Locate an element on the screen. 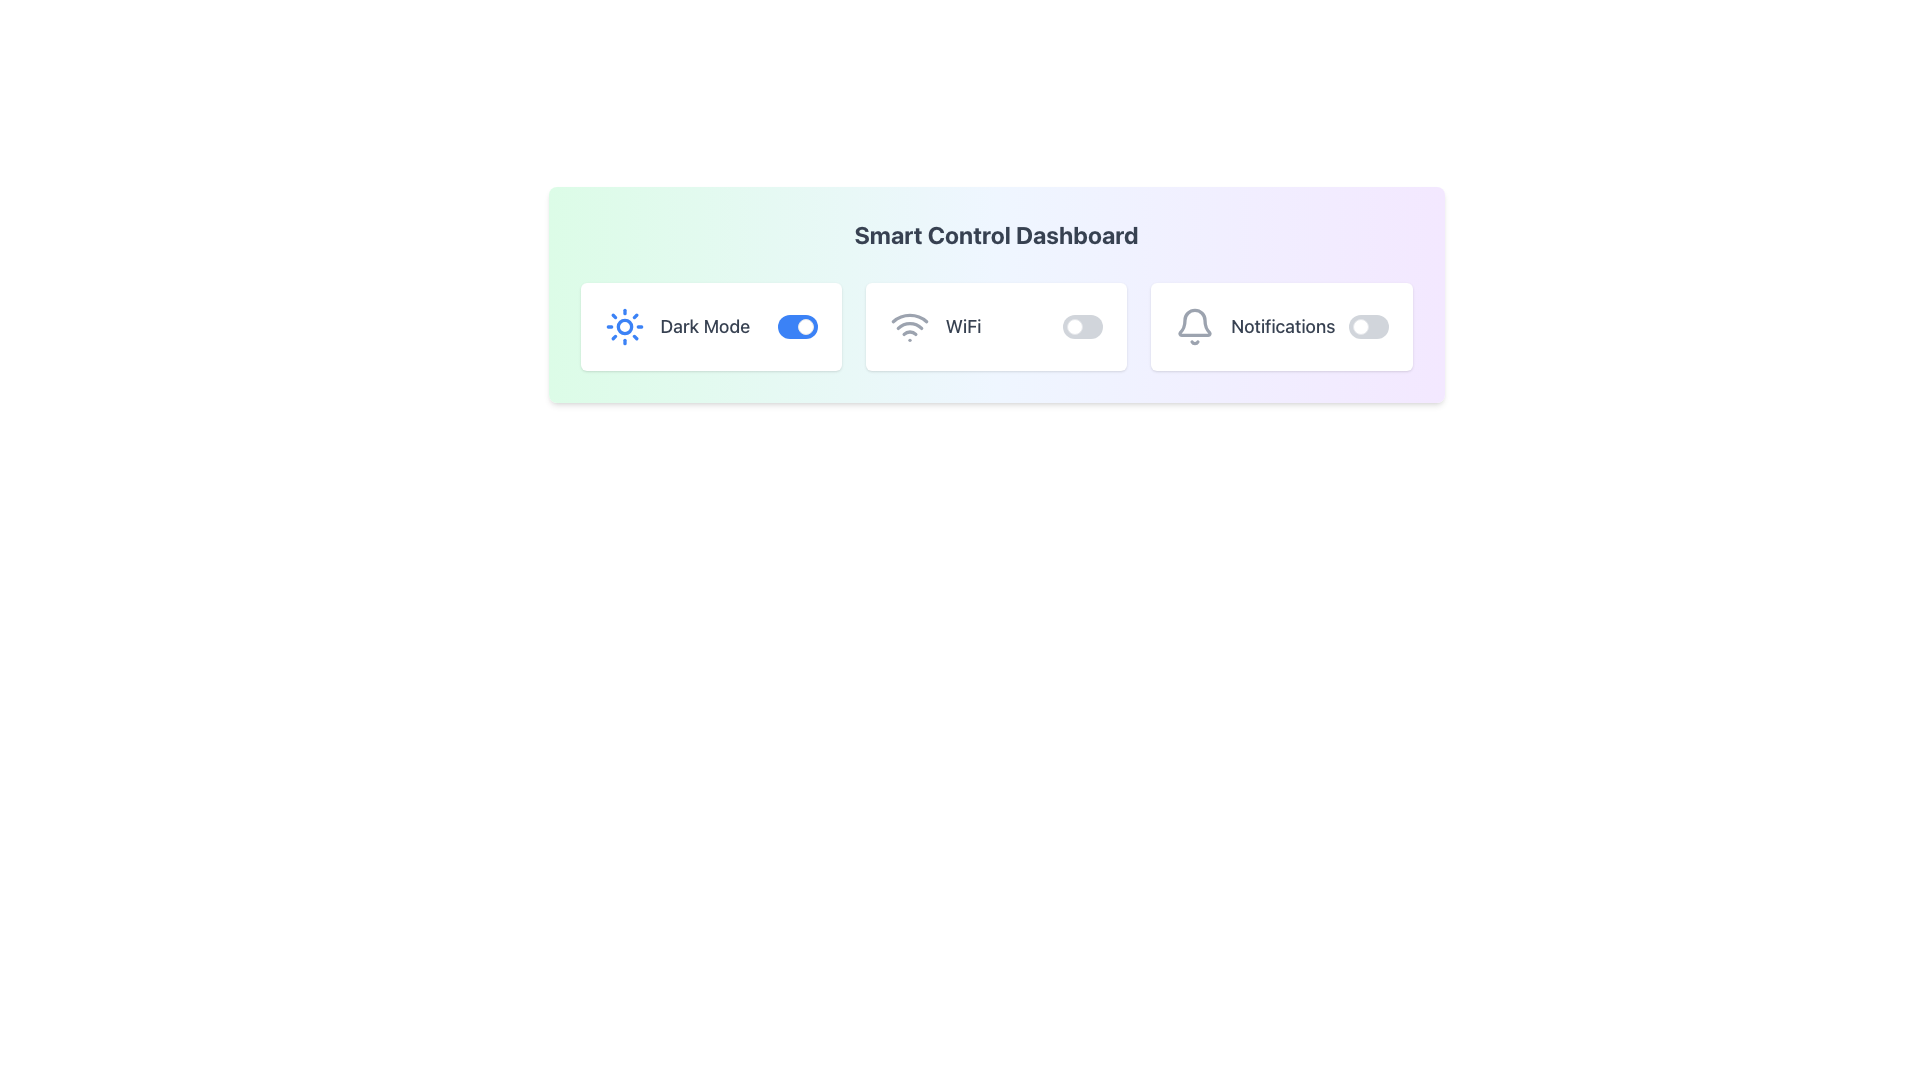 Image resolution: width=1920 pixels, height=1080 pixels. the 'Notifications' label, which is a medium-sized, bold gray text located immediately to the right of the bell icon in the dashboard interface is located at coordinates (1283, 326).